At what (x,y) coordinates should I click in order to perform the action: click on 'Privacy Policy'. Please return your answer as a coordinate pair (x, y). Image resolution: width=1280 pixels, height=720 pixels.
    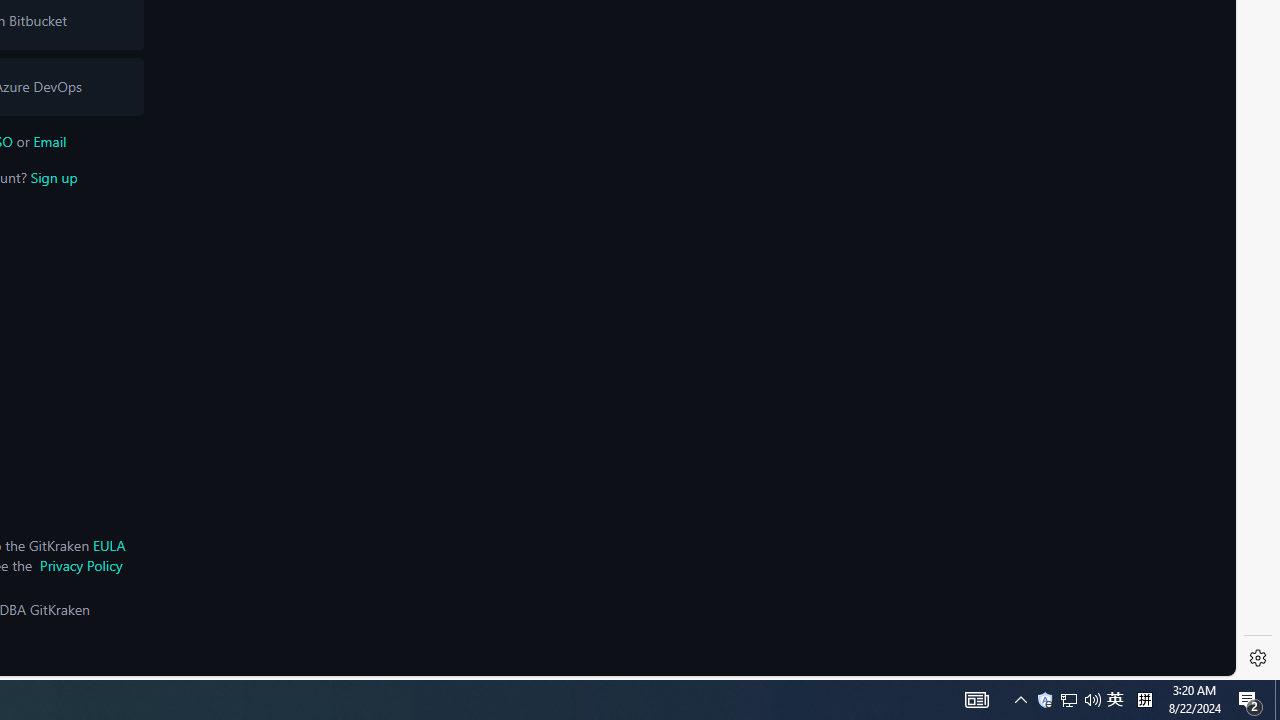
    Looking at the image, I should click on (80, 565).